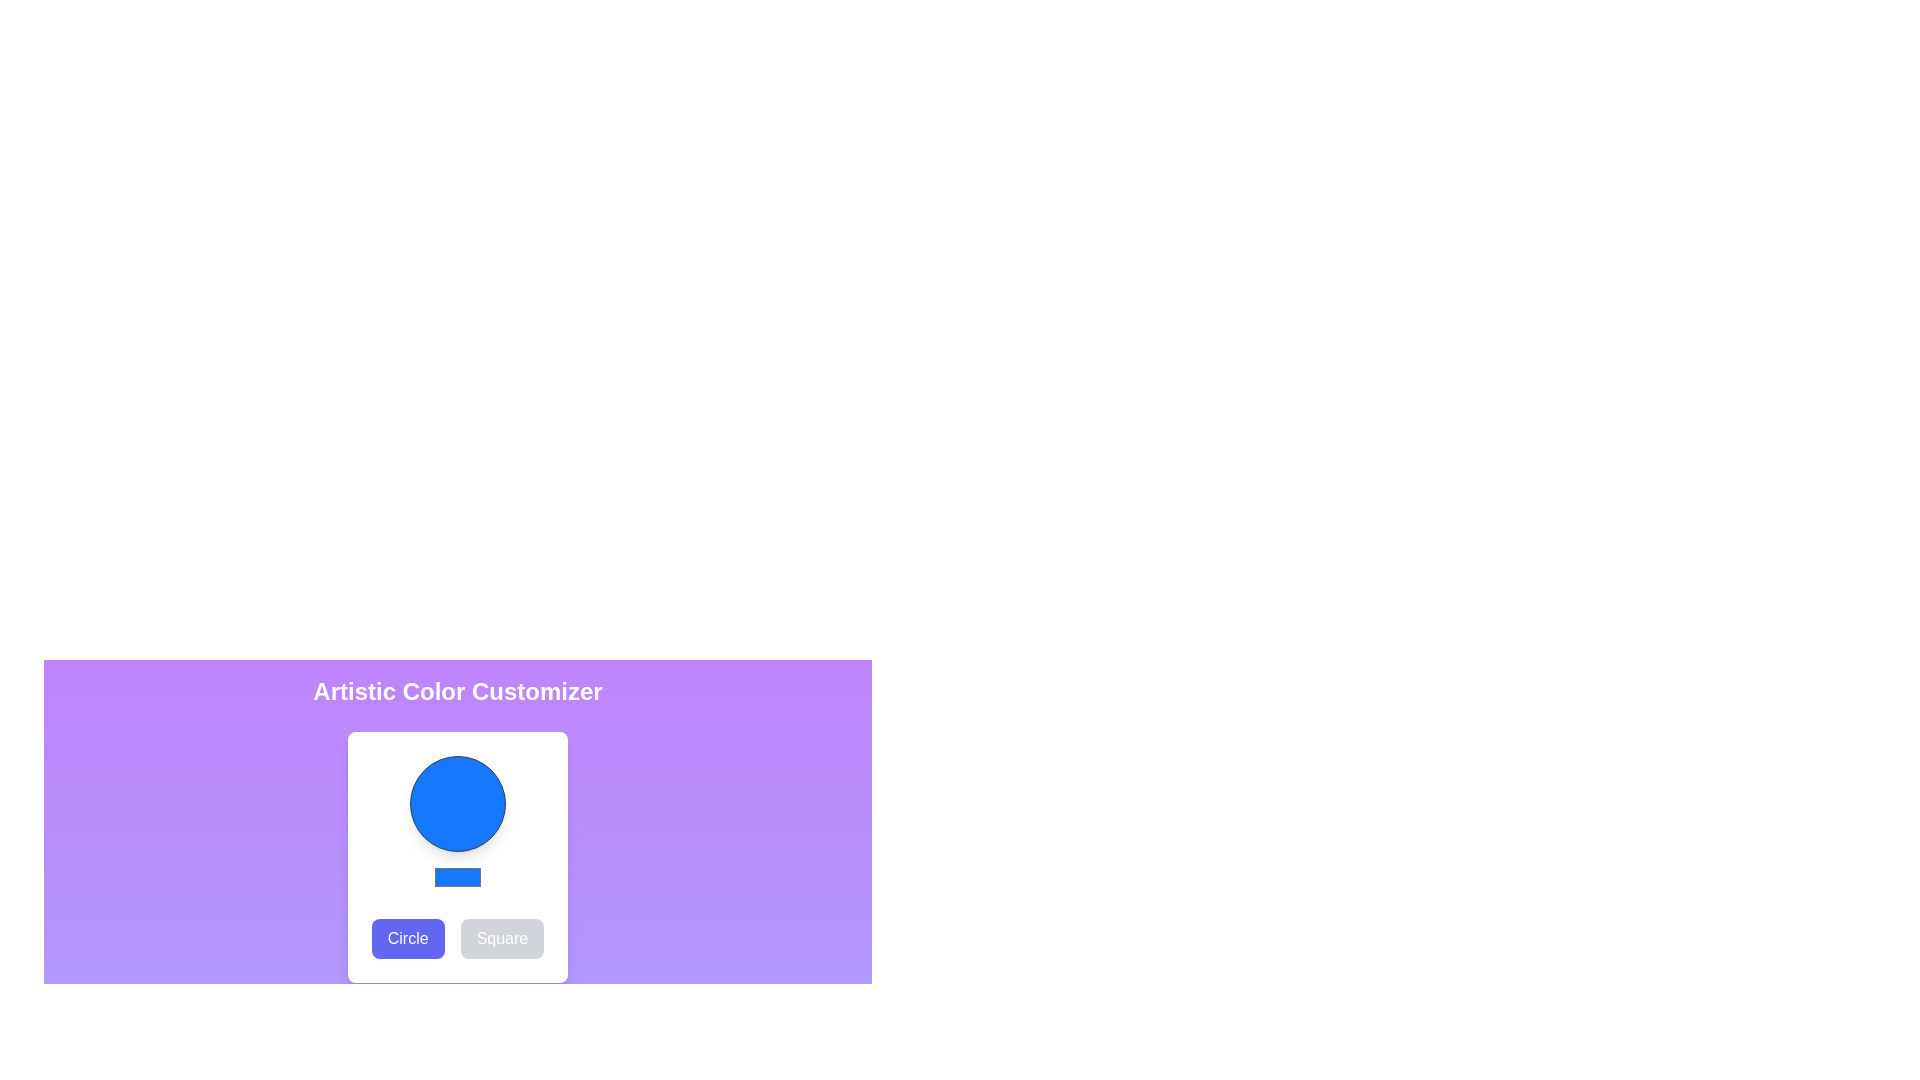 The image size is (1920, 1080). I want to click on the centered text element displaying 'Artistic Color Customizer' which is styled with a bold white font on a gradient purple background, so click(456, 690).